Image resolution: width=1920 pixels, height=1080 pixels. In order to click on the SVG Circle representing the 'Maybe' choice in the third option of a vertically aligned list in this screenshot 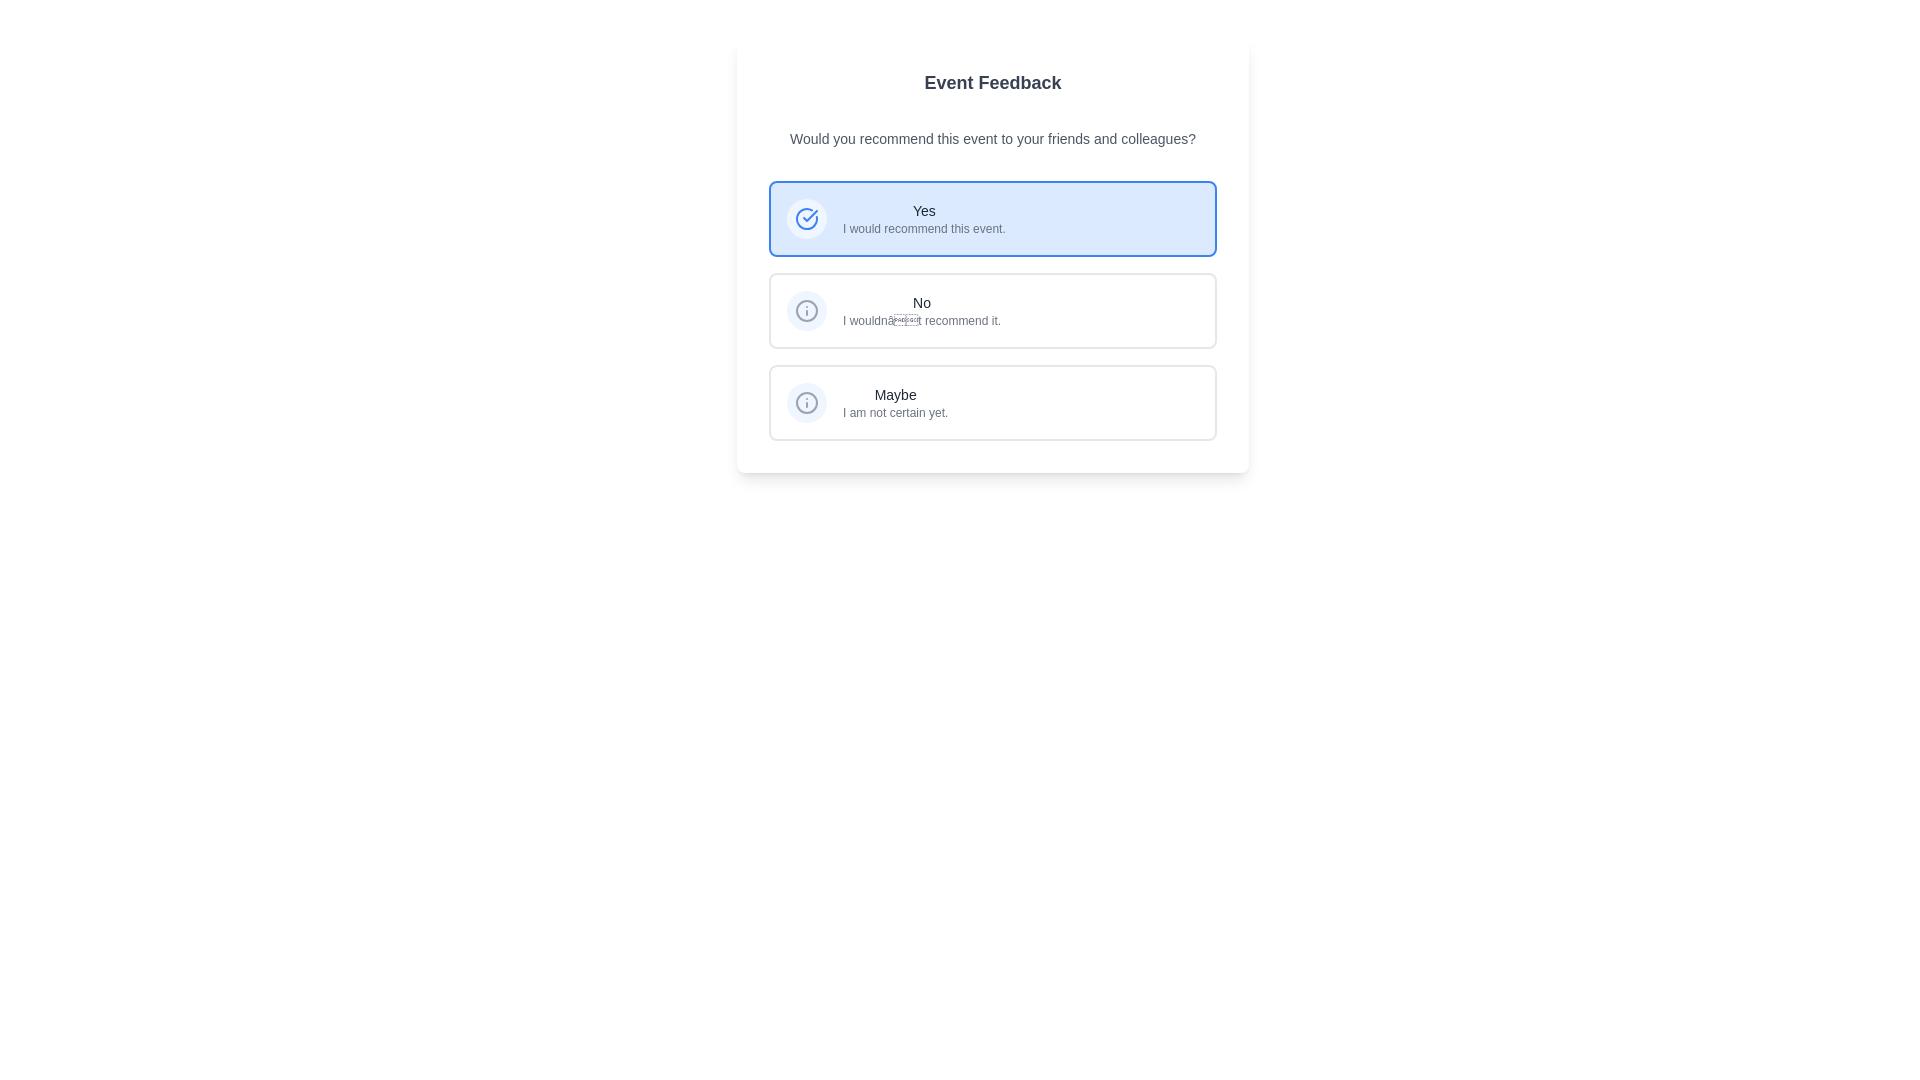, I will do `click(806, 402)`.